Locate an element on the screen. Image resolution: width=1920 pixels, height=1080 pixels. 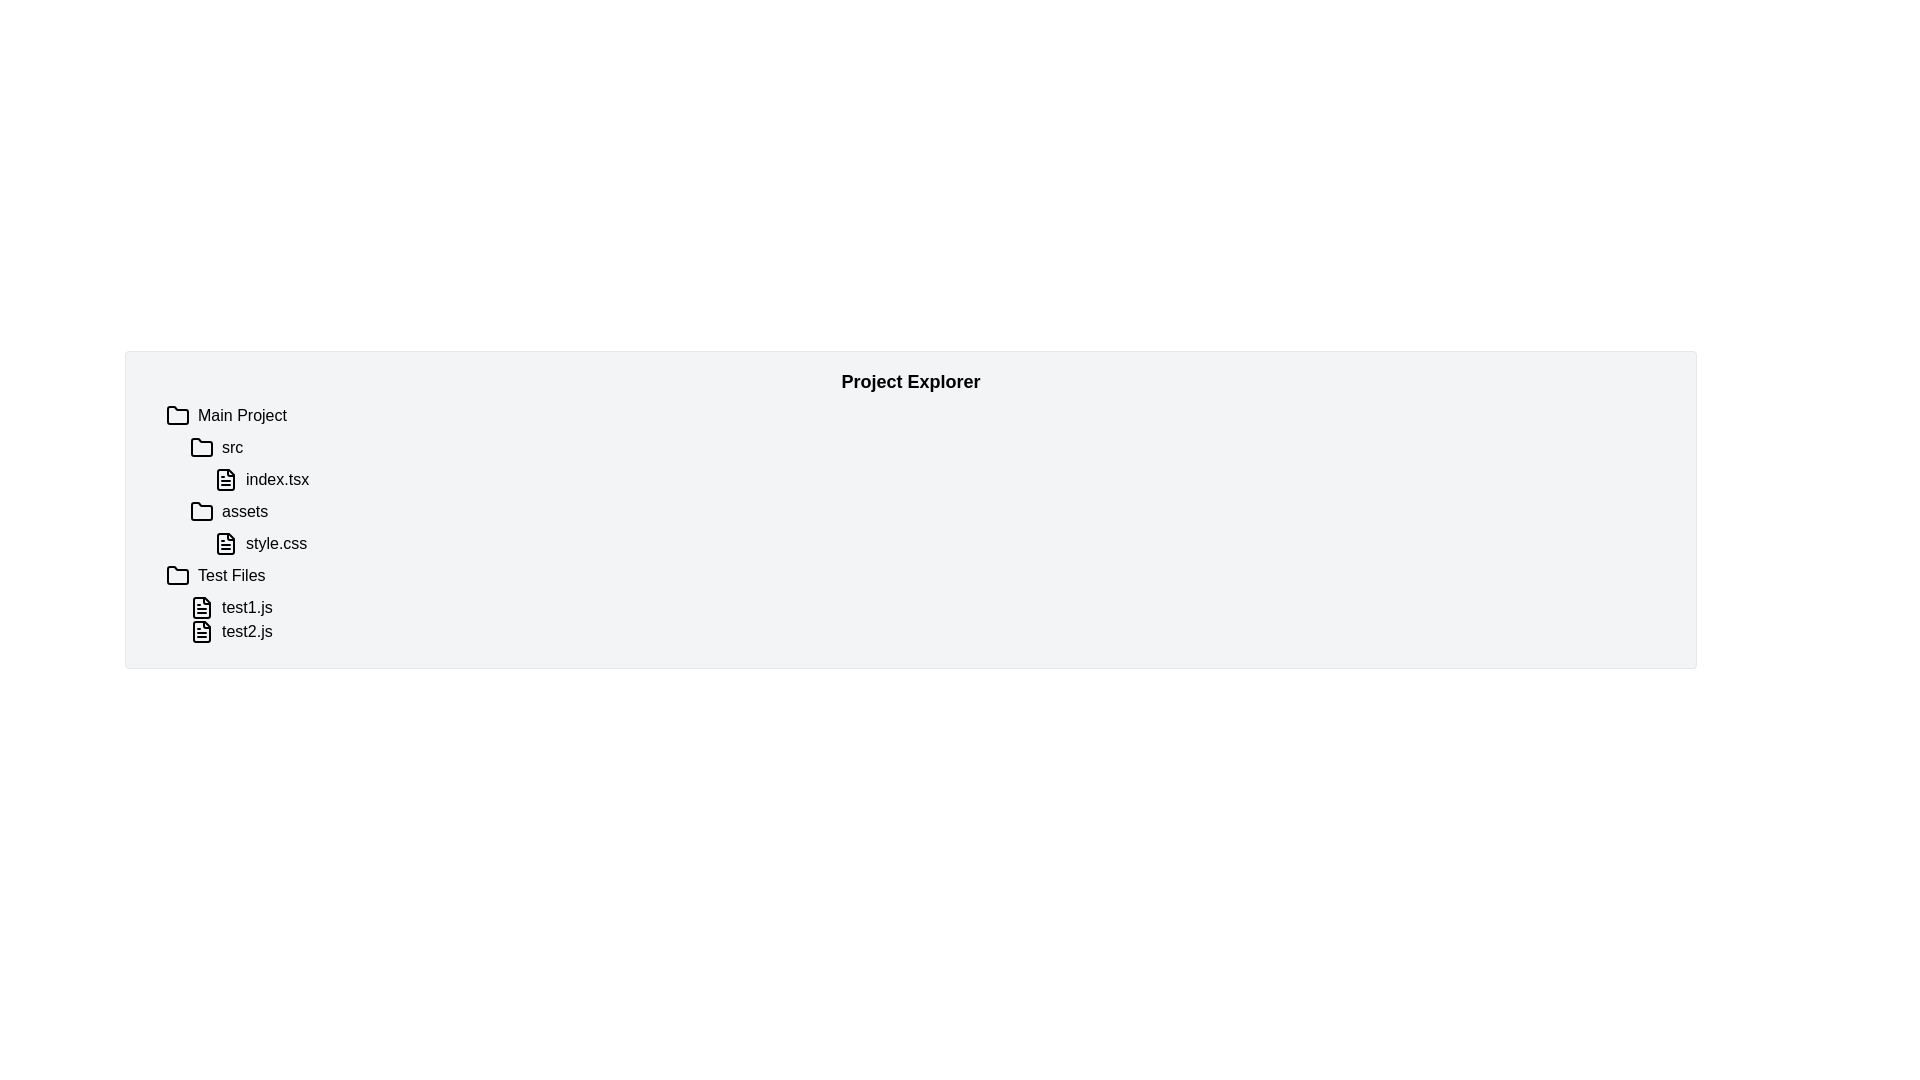
text displayed in the bold label 'Project Explorer' located centrally at the top of the panel is located at coordinates (910, 381).